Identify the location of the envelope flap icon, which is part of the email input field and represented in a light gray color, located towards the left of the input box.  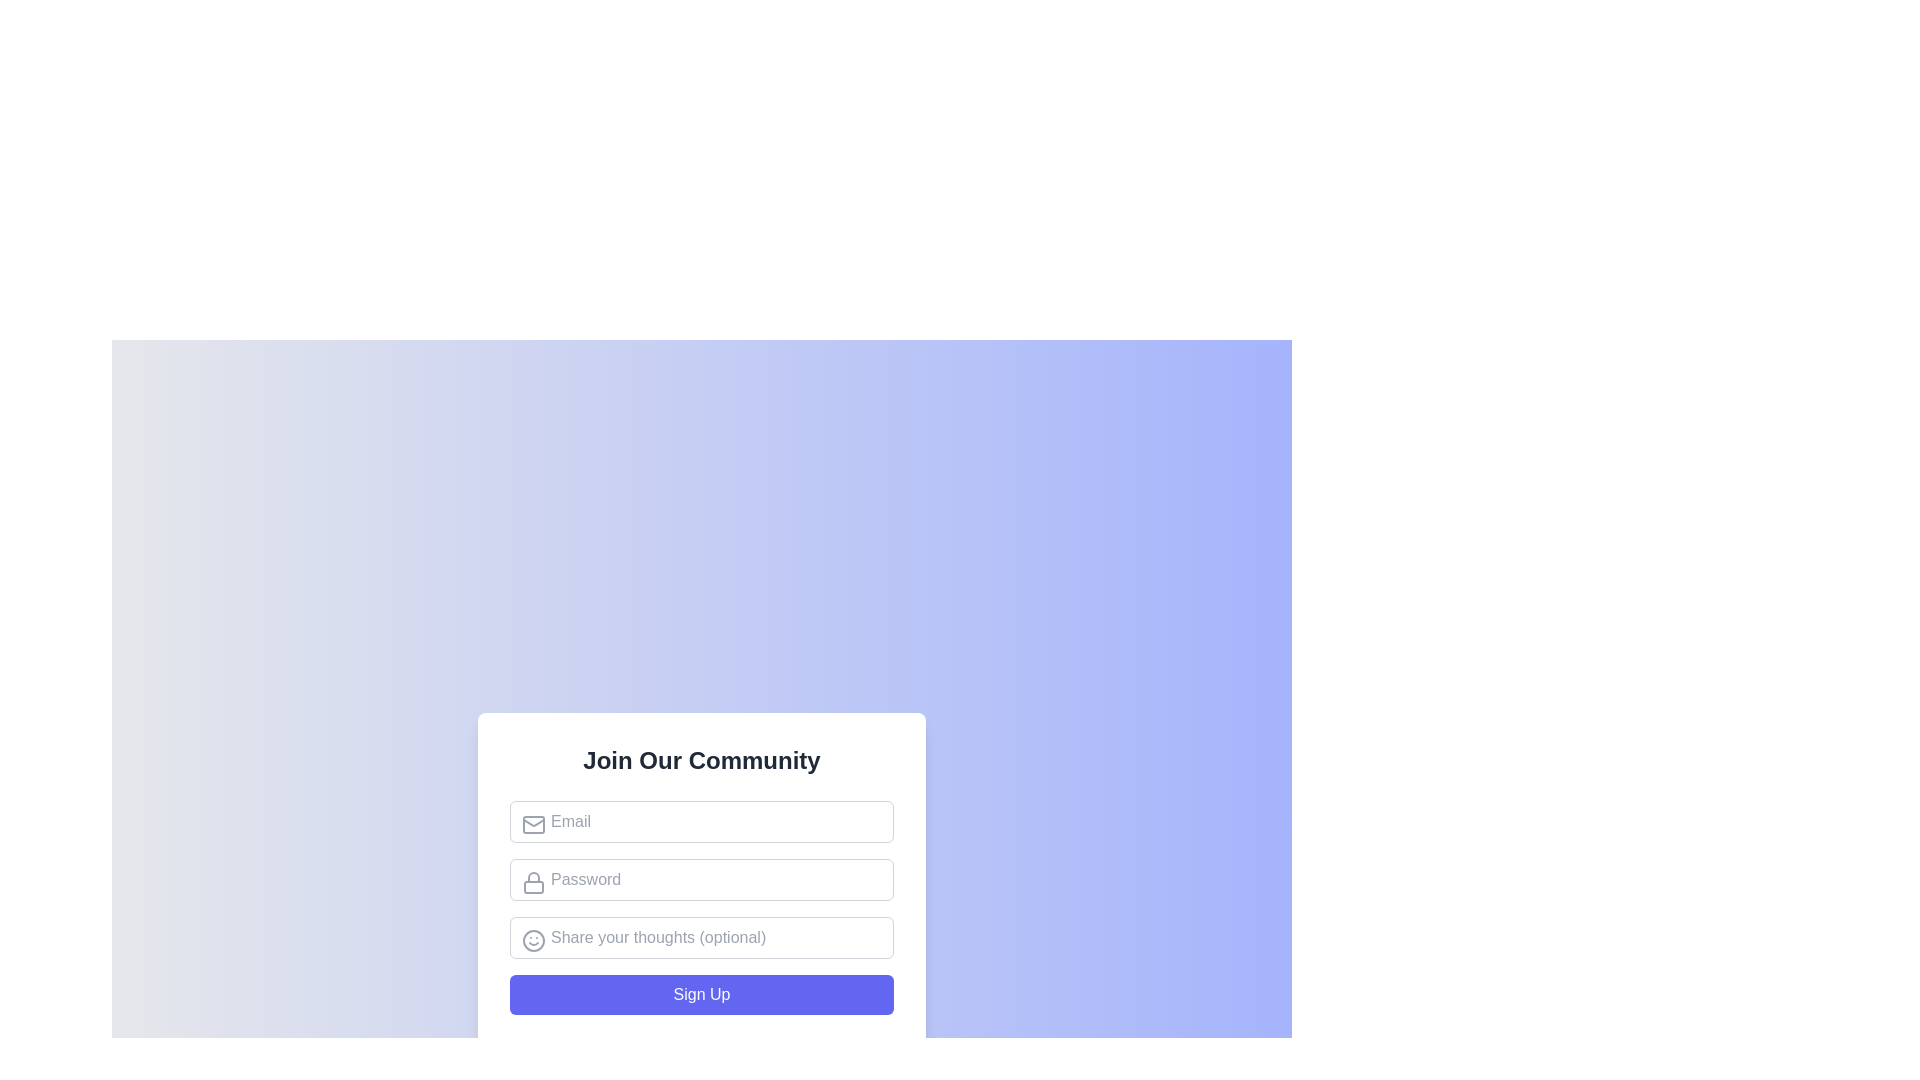
(533, 821).